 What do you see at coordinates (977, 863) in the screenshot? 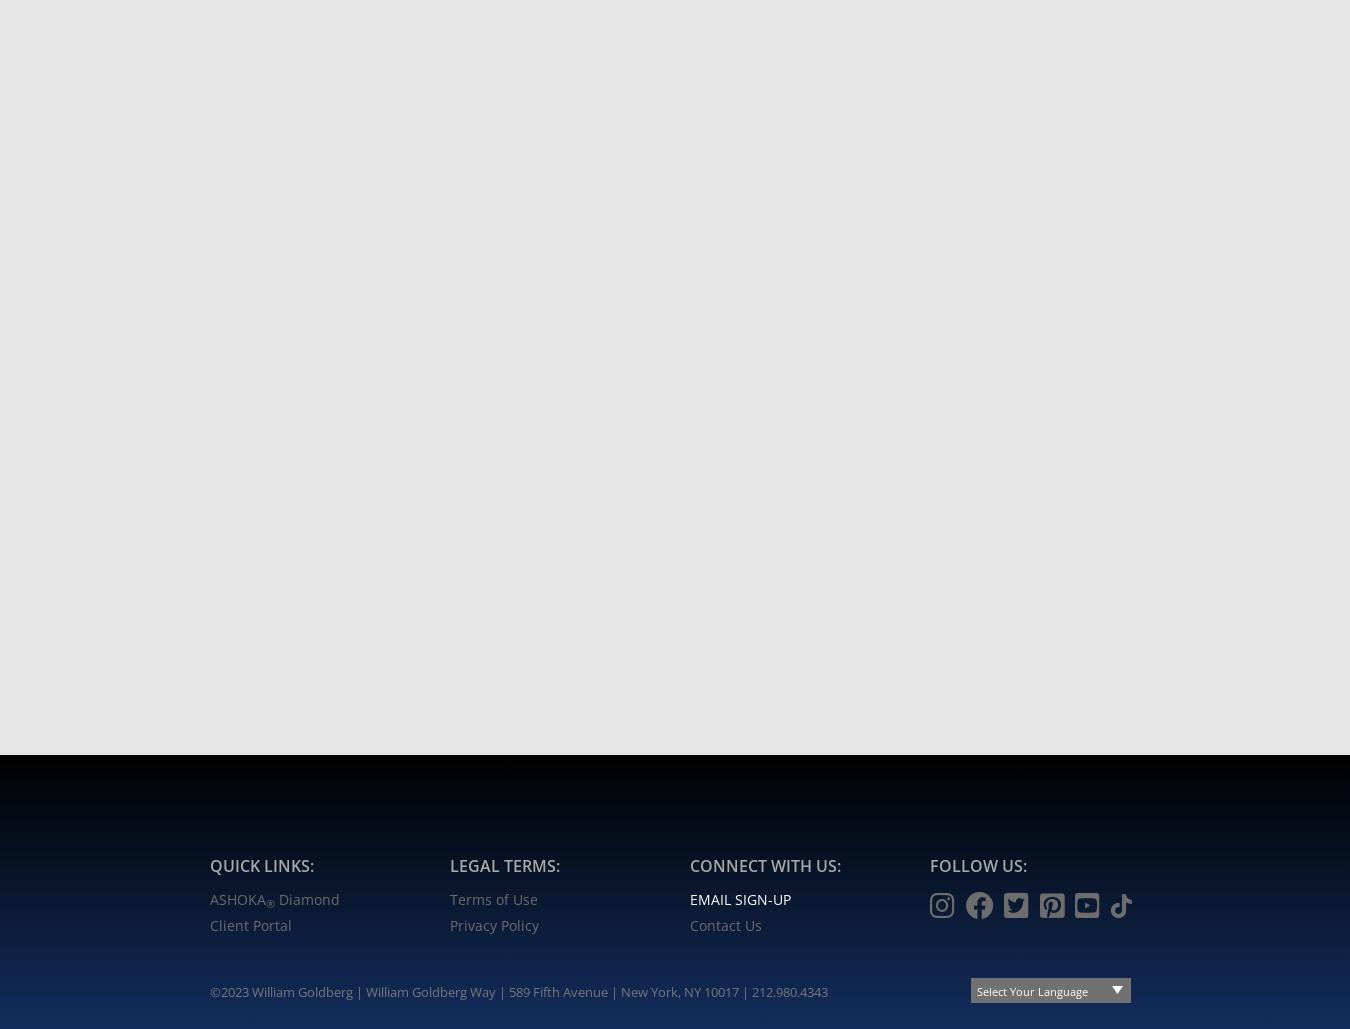
I see `'FOLLOW US:'` at bounding box center [977, 863].